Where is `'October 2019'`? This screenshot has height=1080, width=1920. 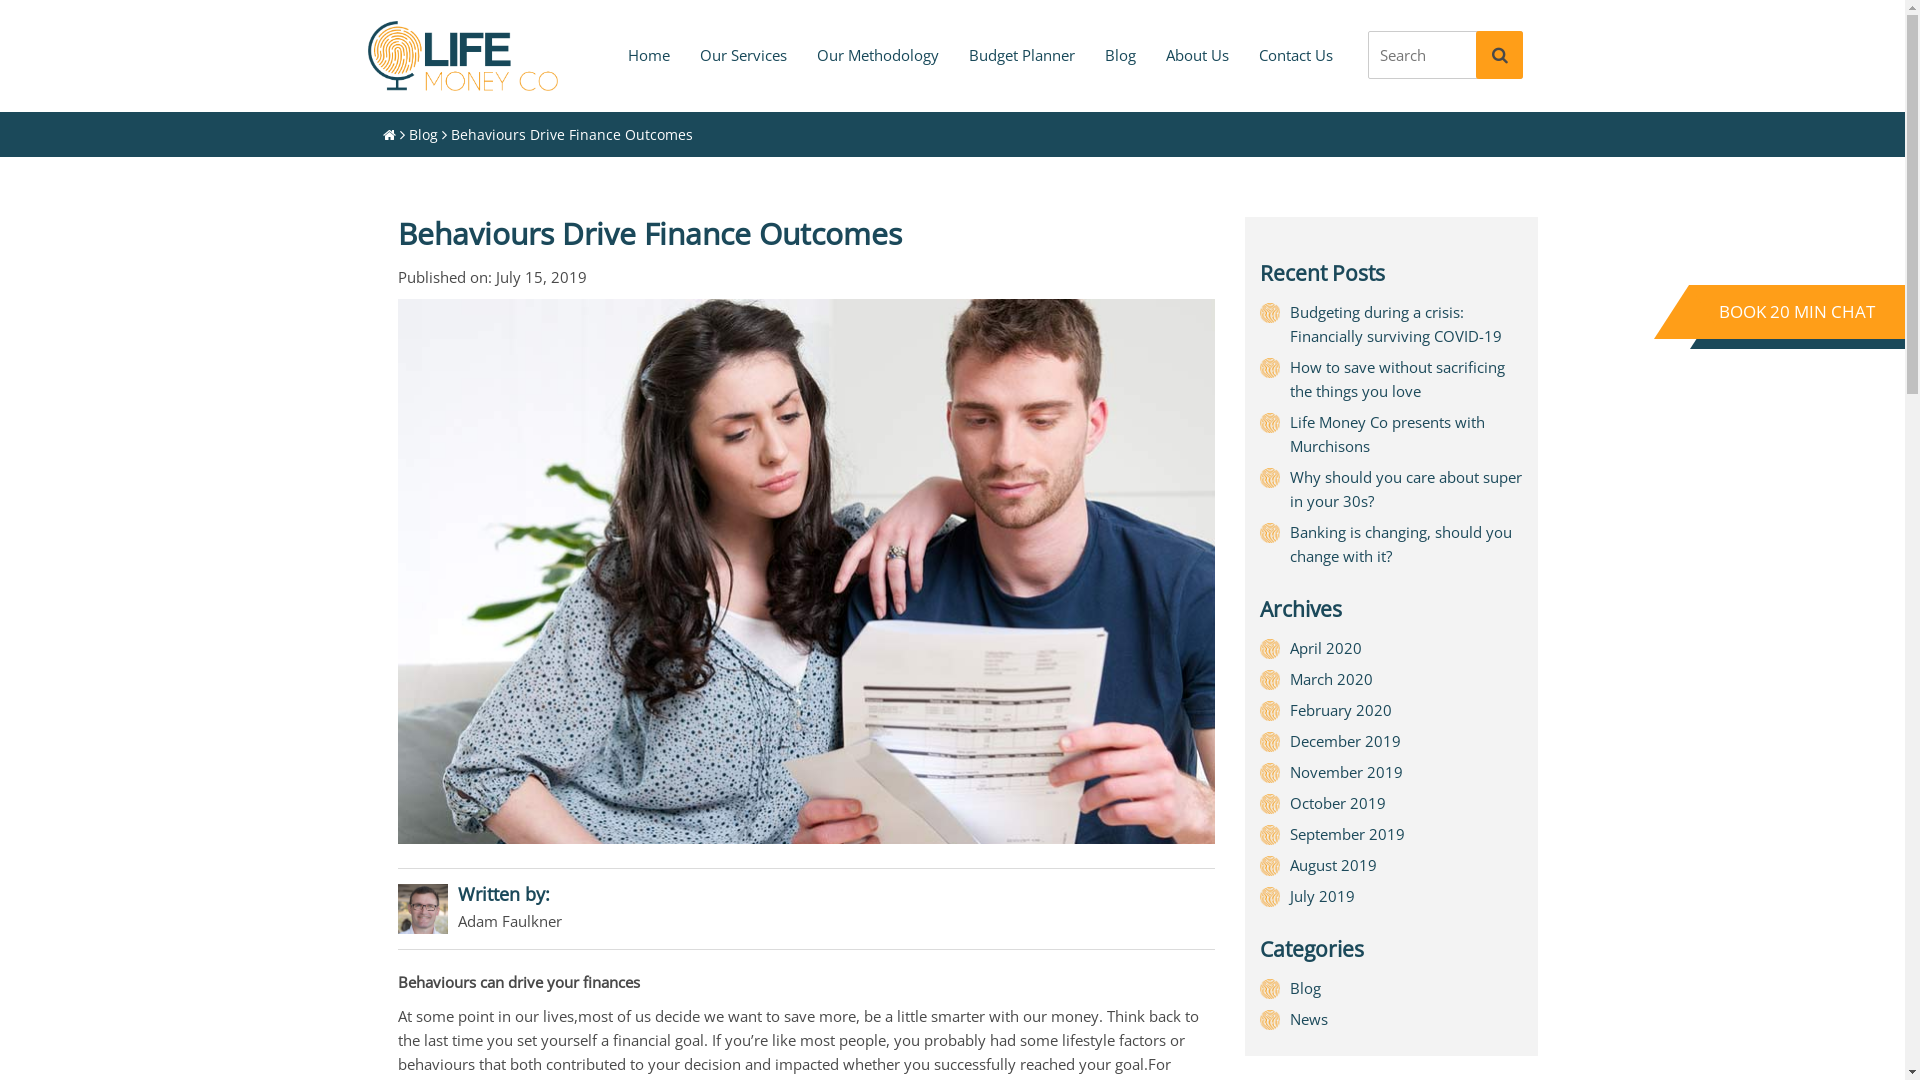
'October 2019' is located at coordinates (1338, 801).